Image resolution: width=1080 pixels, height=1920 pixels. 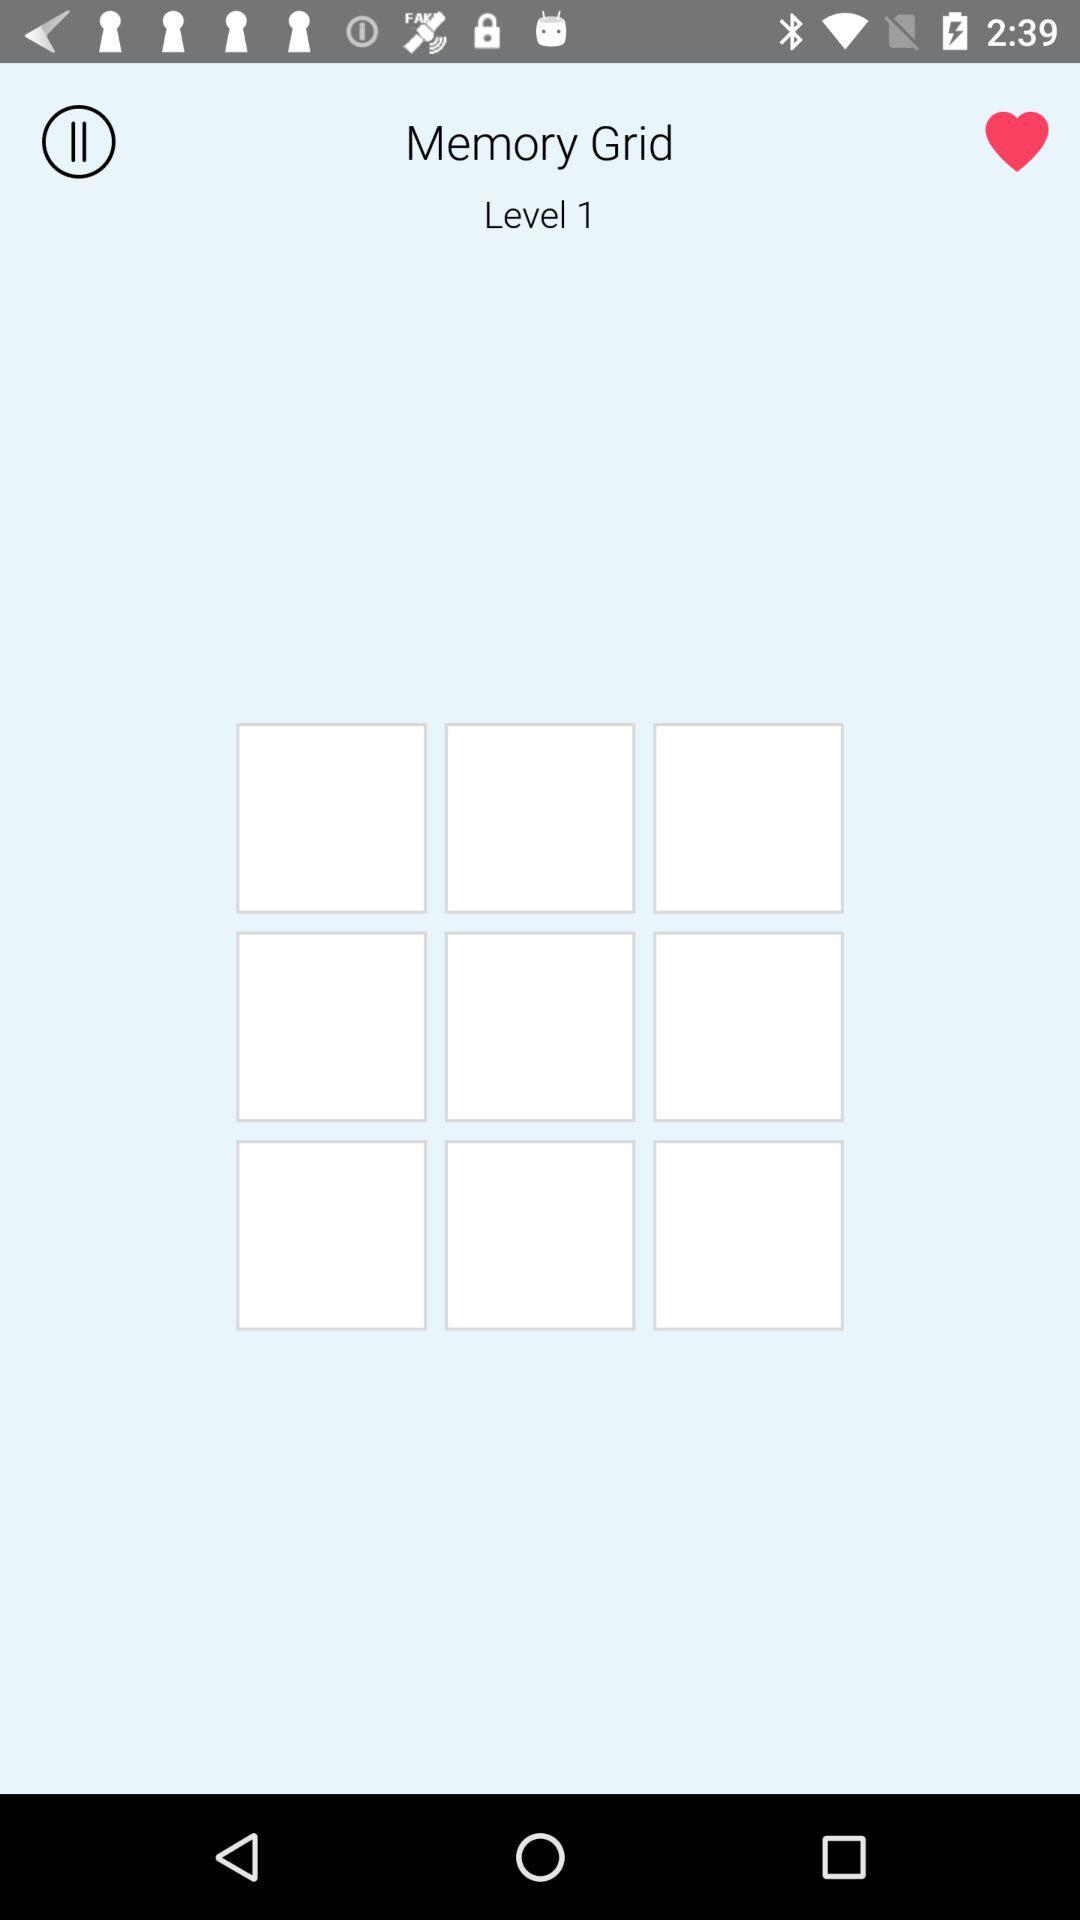 What do you see at coordinates (540, 1027) in the screenshot?
I see `the 5th box` at bounding box center [540, 1027].